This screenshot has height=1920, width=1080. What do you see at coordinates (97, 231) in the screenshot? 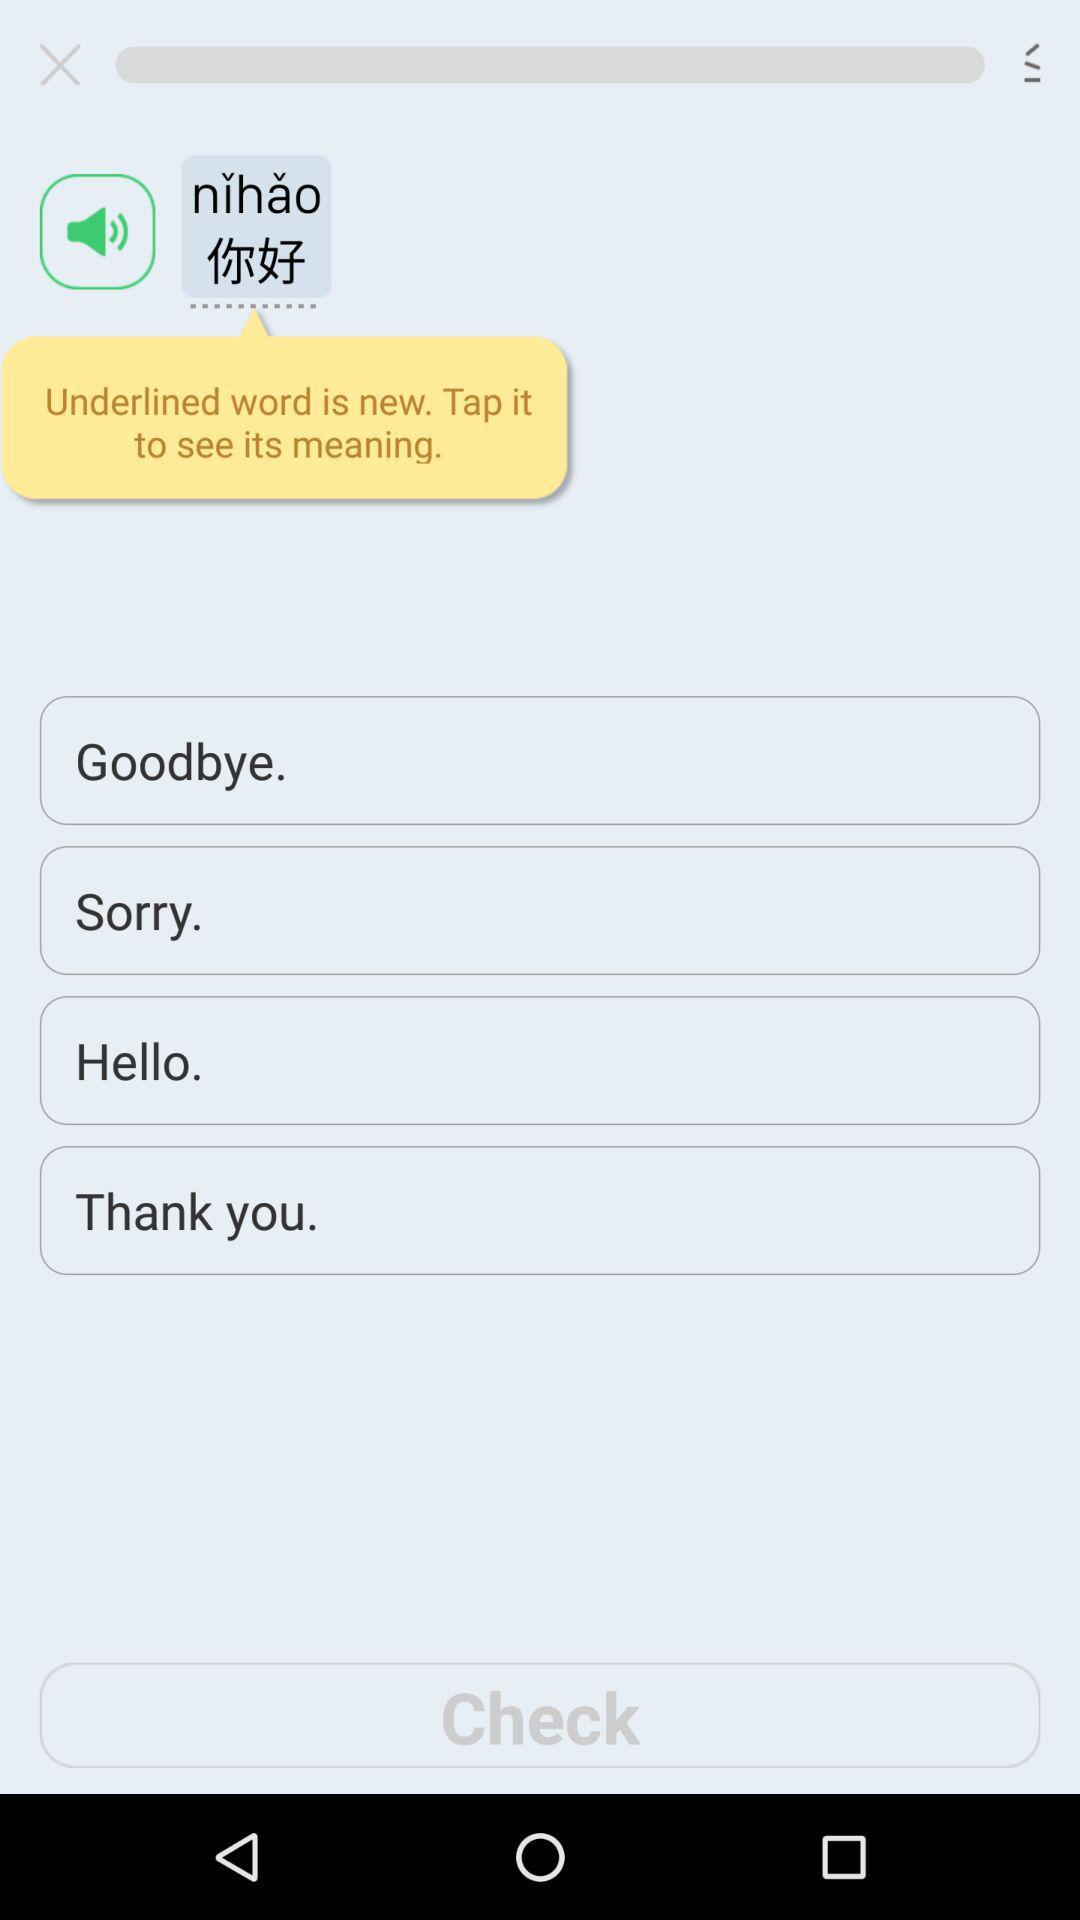
I see `audio` at bounding box center [97, 231].